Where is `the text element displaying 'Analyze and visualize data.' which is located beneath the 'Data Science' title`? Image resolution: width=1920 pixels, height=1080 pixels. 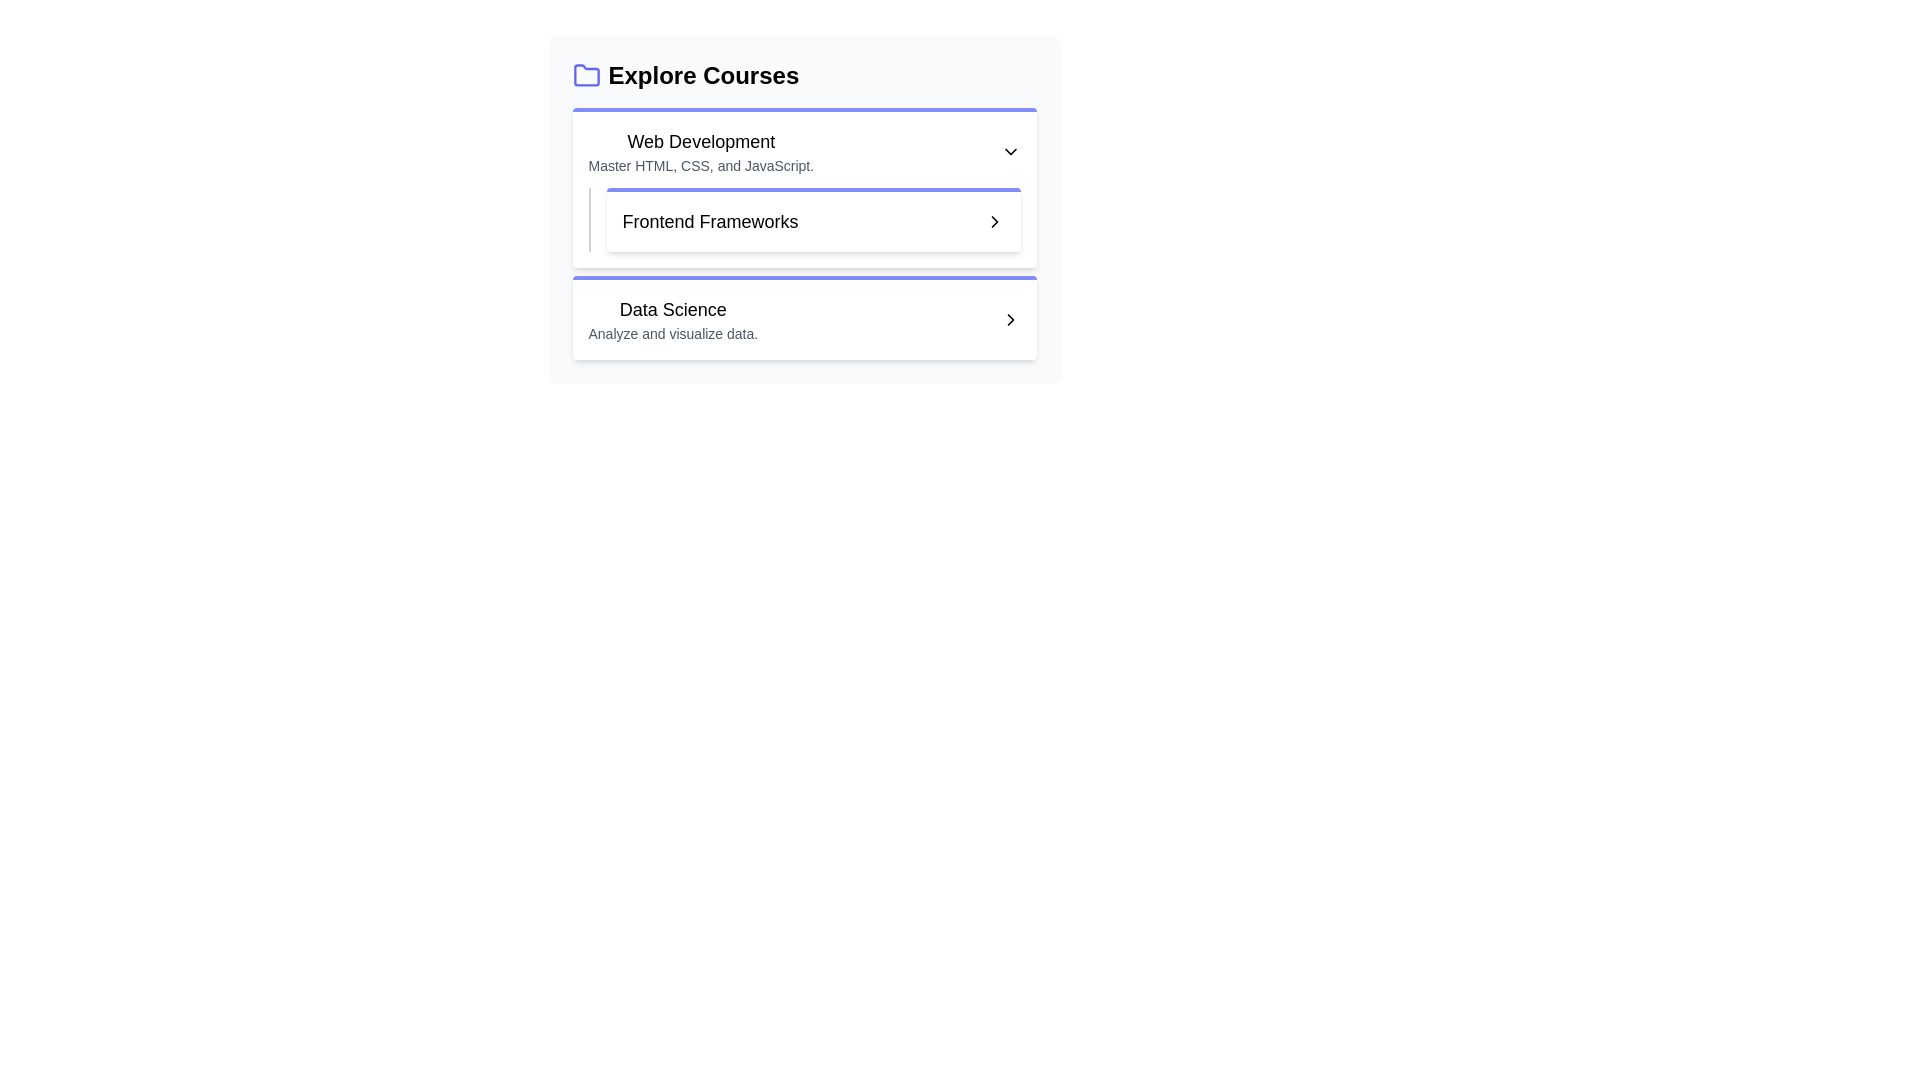
the text element displaying 'Analyze and visualize data.' which is located beneath the 'Data Science' title is located at coordinates (673, 333).